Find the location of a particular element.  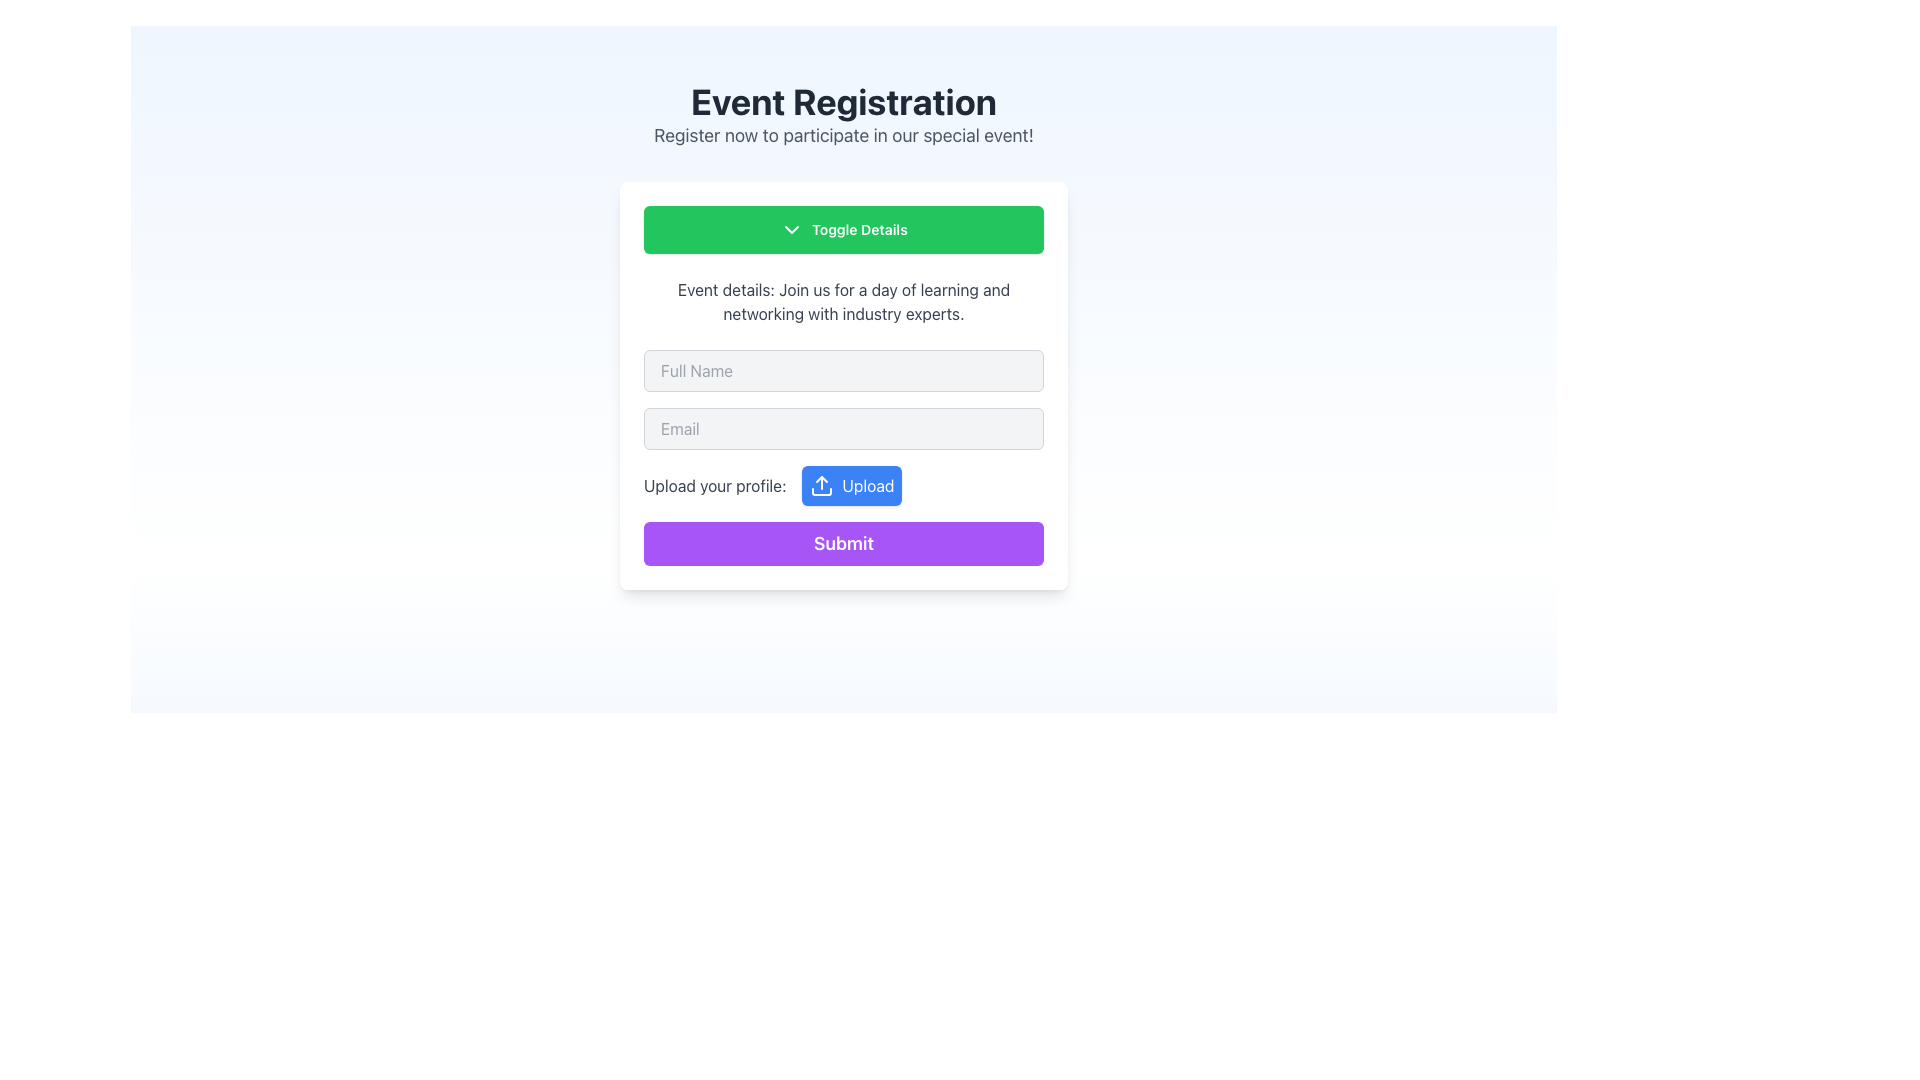

the decorative graphic component of the upload icon located within the 'Upload' button in the registration form is located at coordinates (822, 492).